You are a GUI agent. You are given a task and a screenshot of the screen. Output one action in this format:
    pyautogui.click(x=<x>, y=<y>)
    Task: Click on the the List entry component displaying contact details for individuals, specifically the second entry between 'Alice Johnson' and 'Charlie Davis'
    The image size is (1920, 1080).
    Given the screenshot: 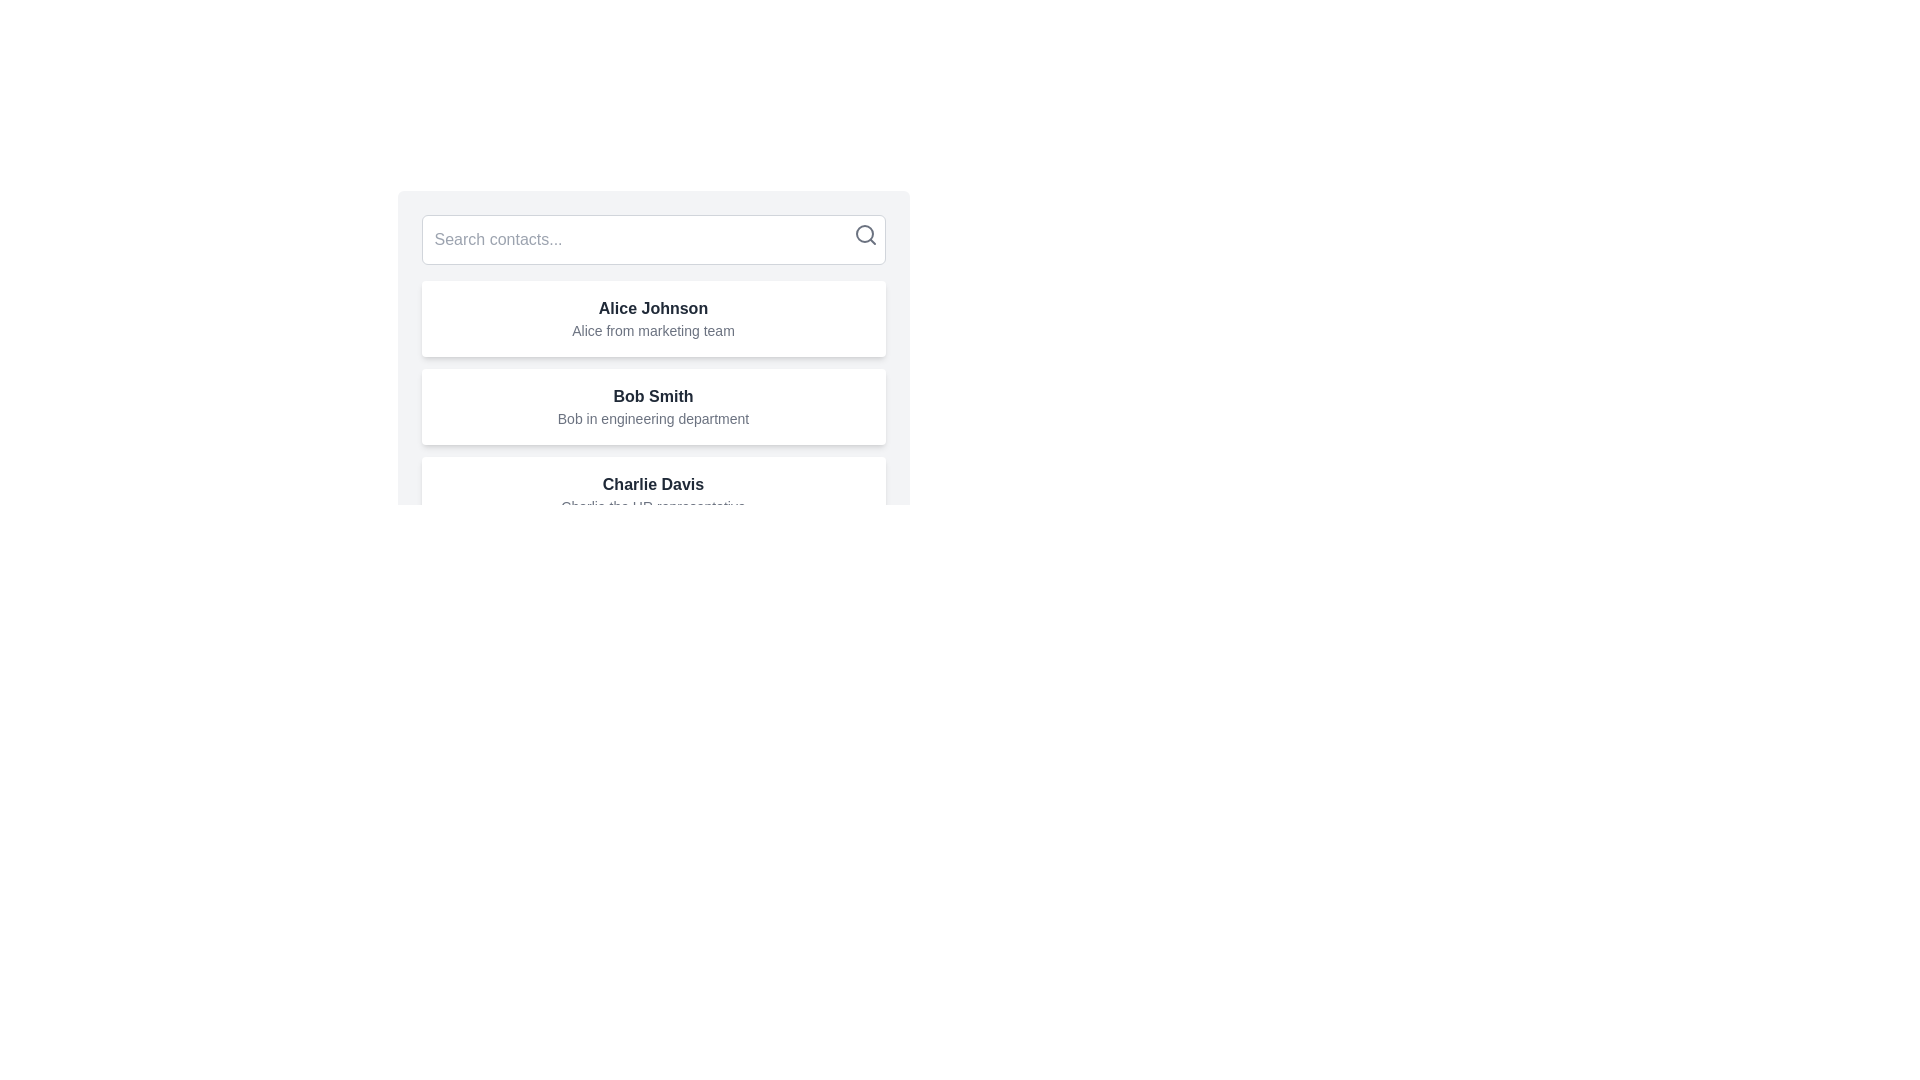 What is the action you would take?
    pyautogui.click(x=653, y=406)
    